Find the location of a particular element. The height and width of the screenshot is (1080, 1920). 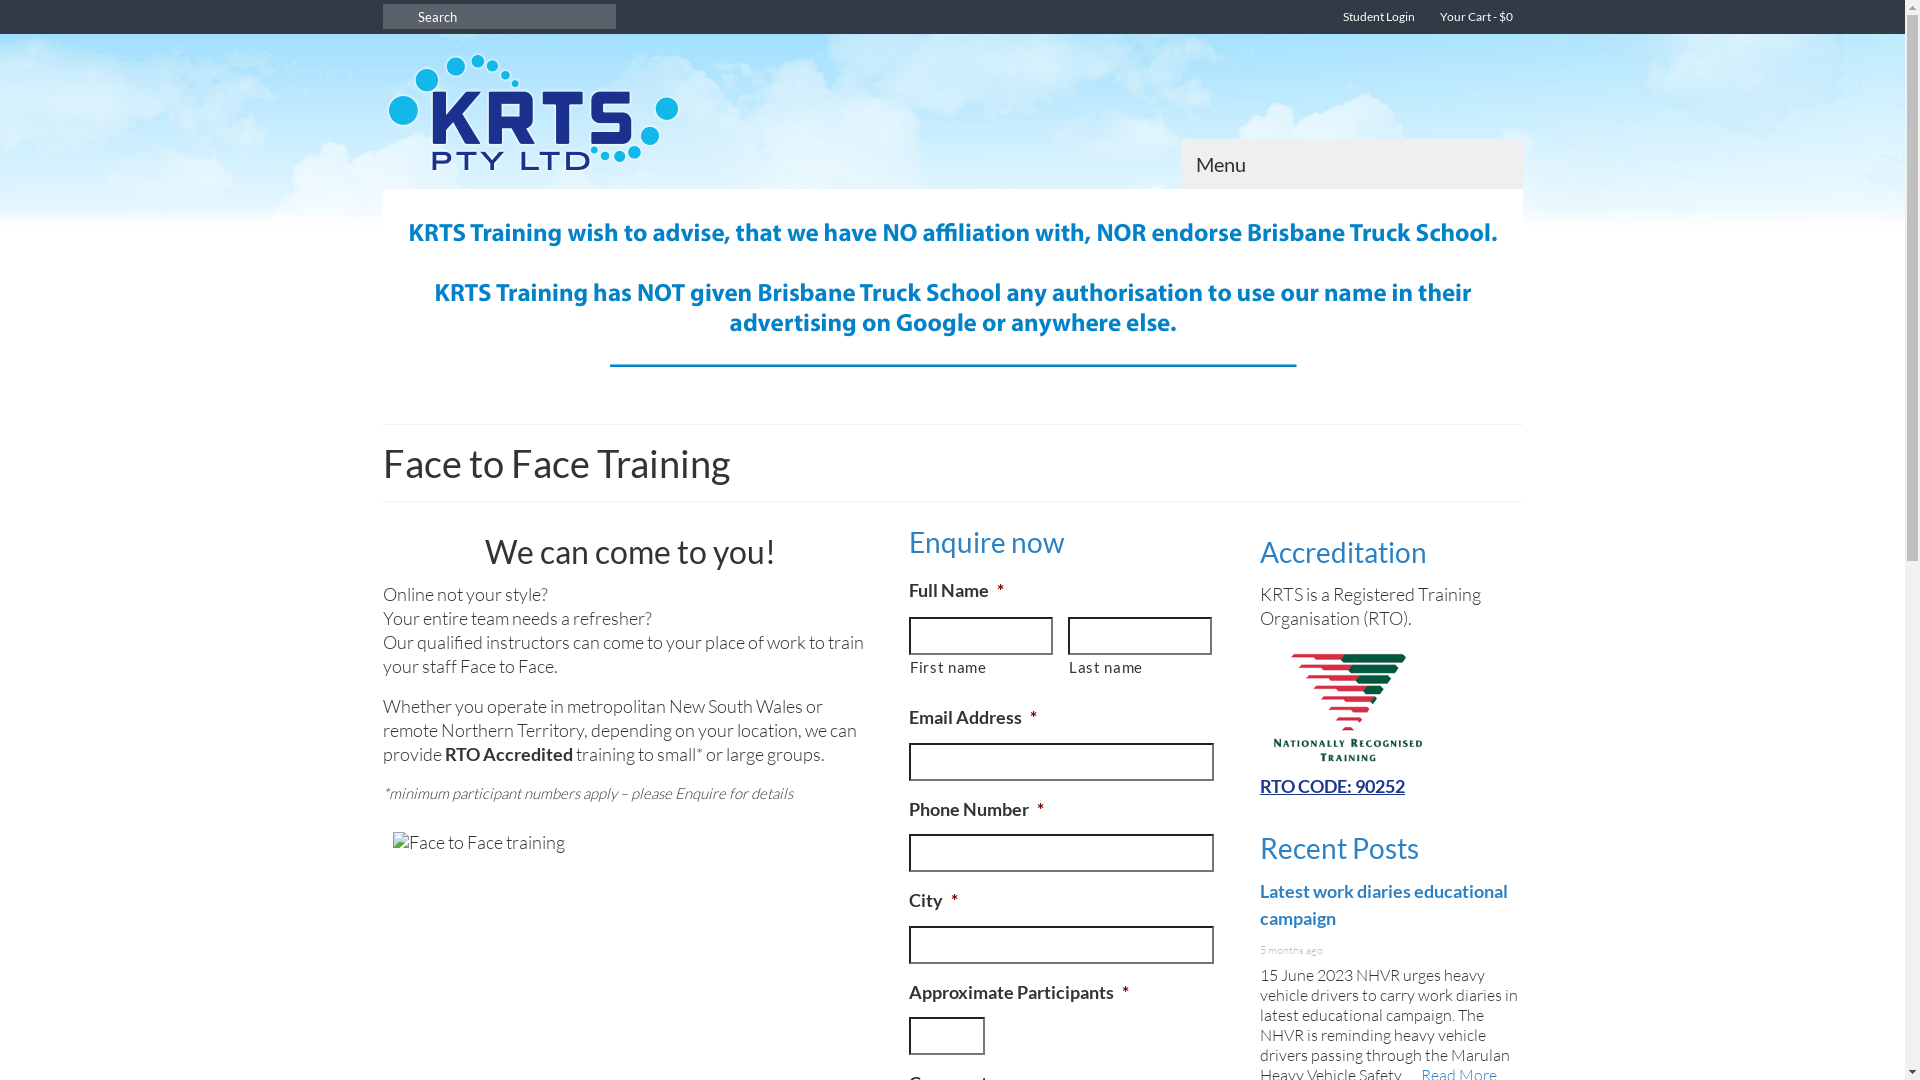

'Menu' is located at coordinates (1350, 163).